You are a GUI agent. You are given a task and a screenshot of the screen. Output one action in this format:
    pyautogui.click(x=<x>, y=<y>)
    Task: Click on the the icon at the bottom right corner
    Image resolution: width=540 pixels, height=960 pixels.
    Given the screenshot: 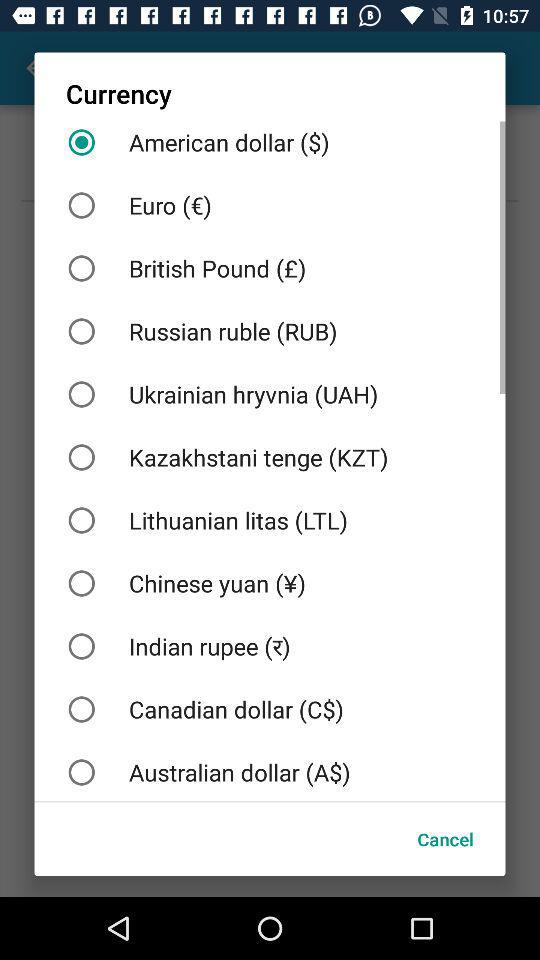 What is the action you would take?
    pyautogui.click(x=445, y=839)
    